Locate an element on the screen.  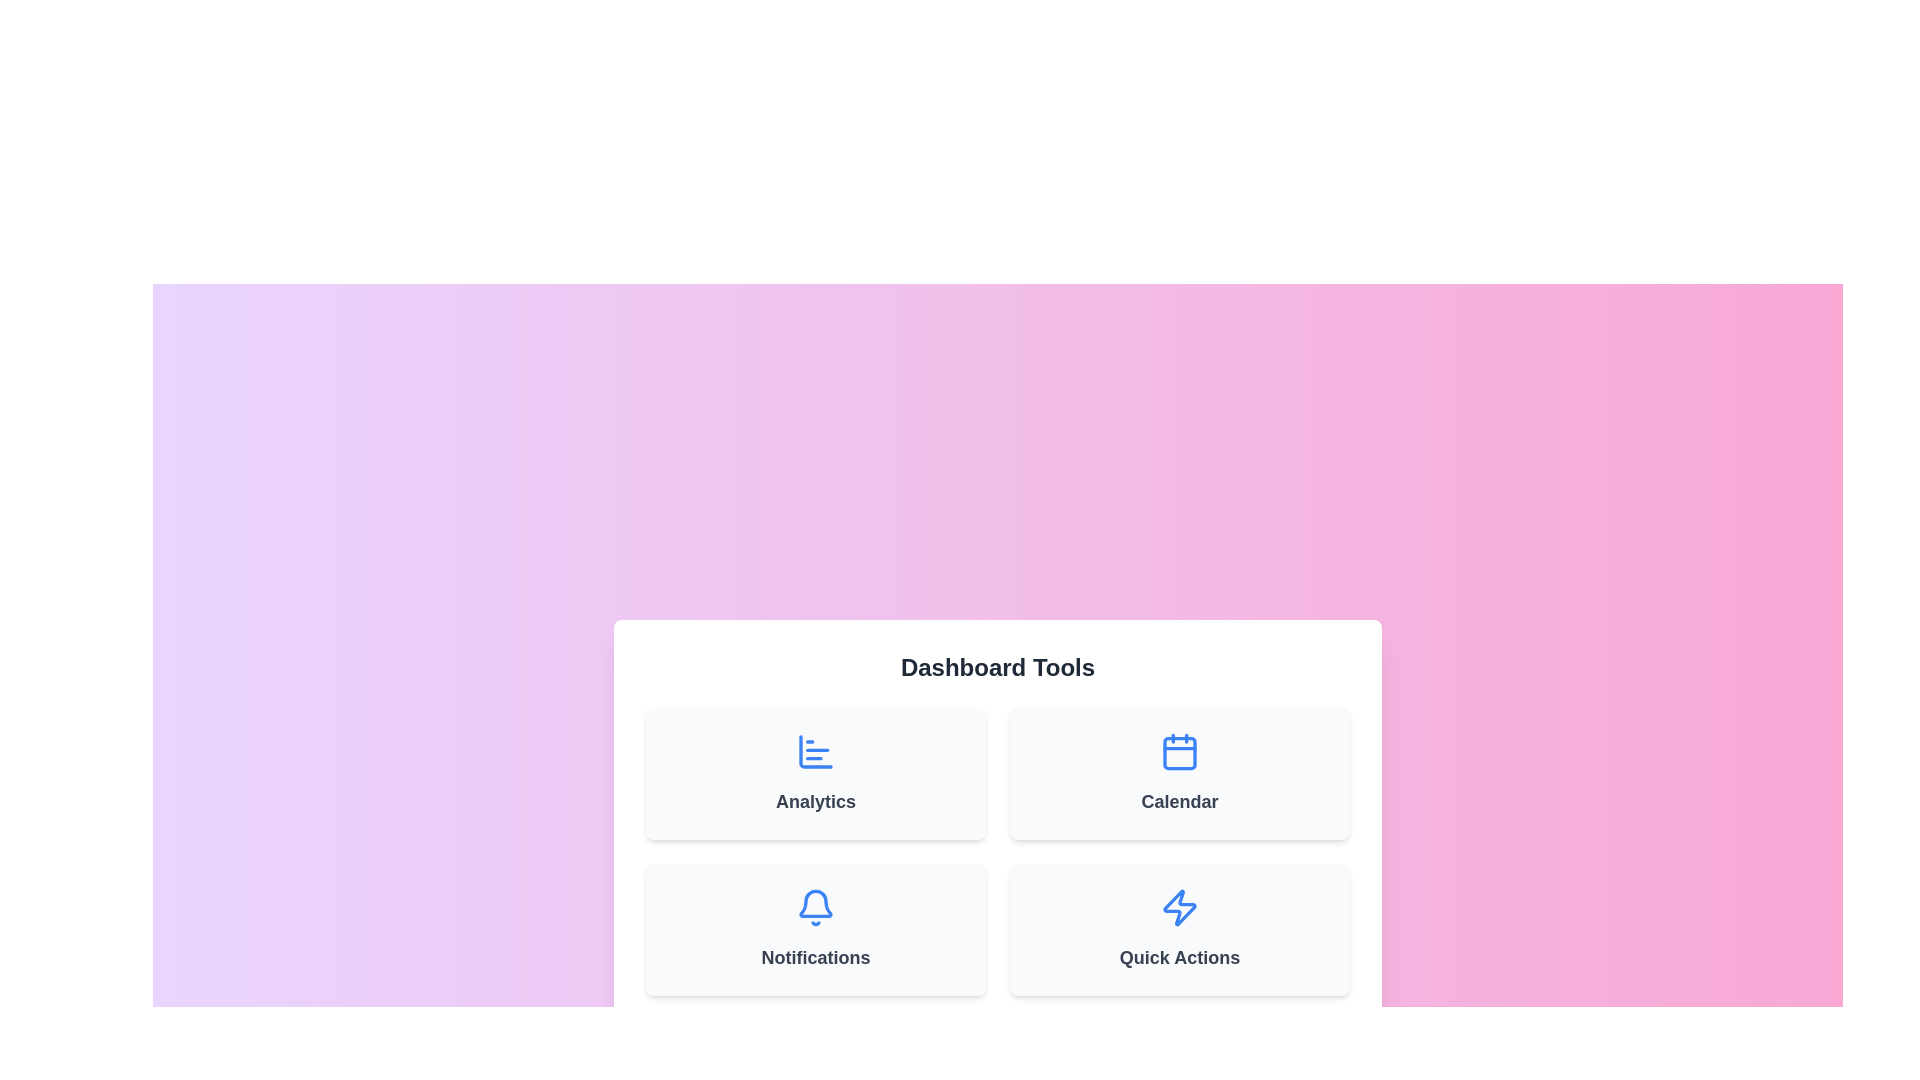
the calendar icon located in the top-right card of the 'Dashboard Tools' section, which is positioned above the text 'Calendar' is located at coordinates (1180, 752).